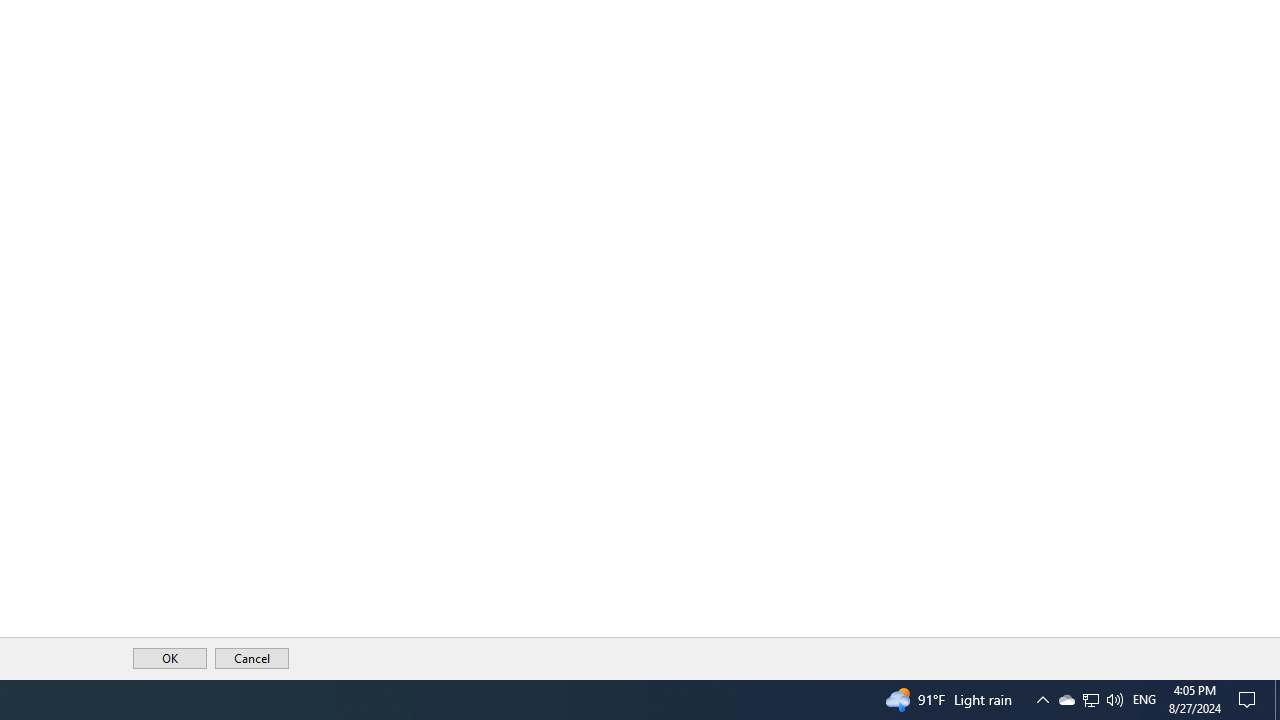 This screenshot has height=720, width=1280. Describe the element at coordinates (1144, 698) in the screenshot. I see `'Tray Input Indicator - English (United States)'` at that location.